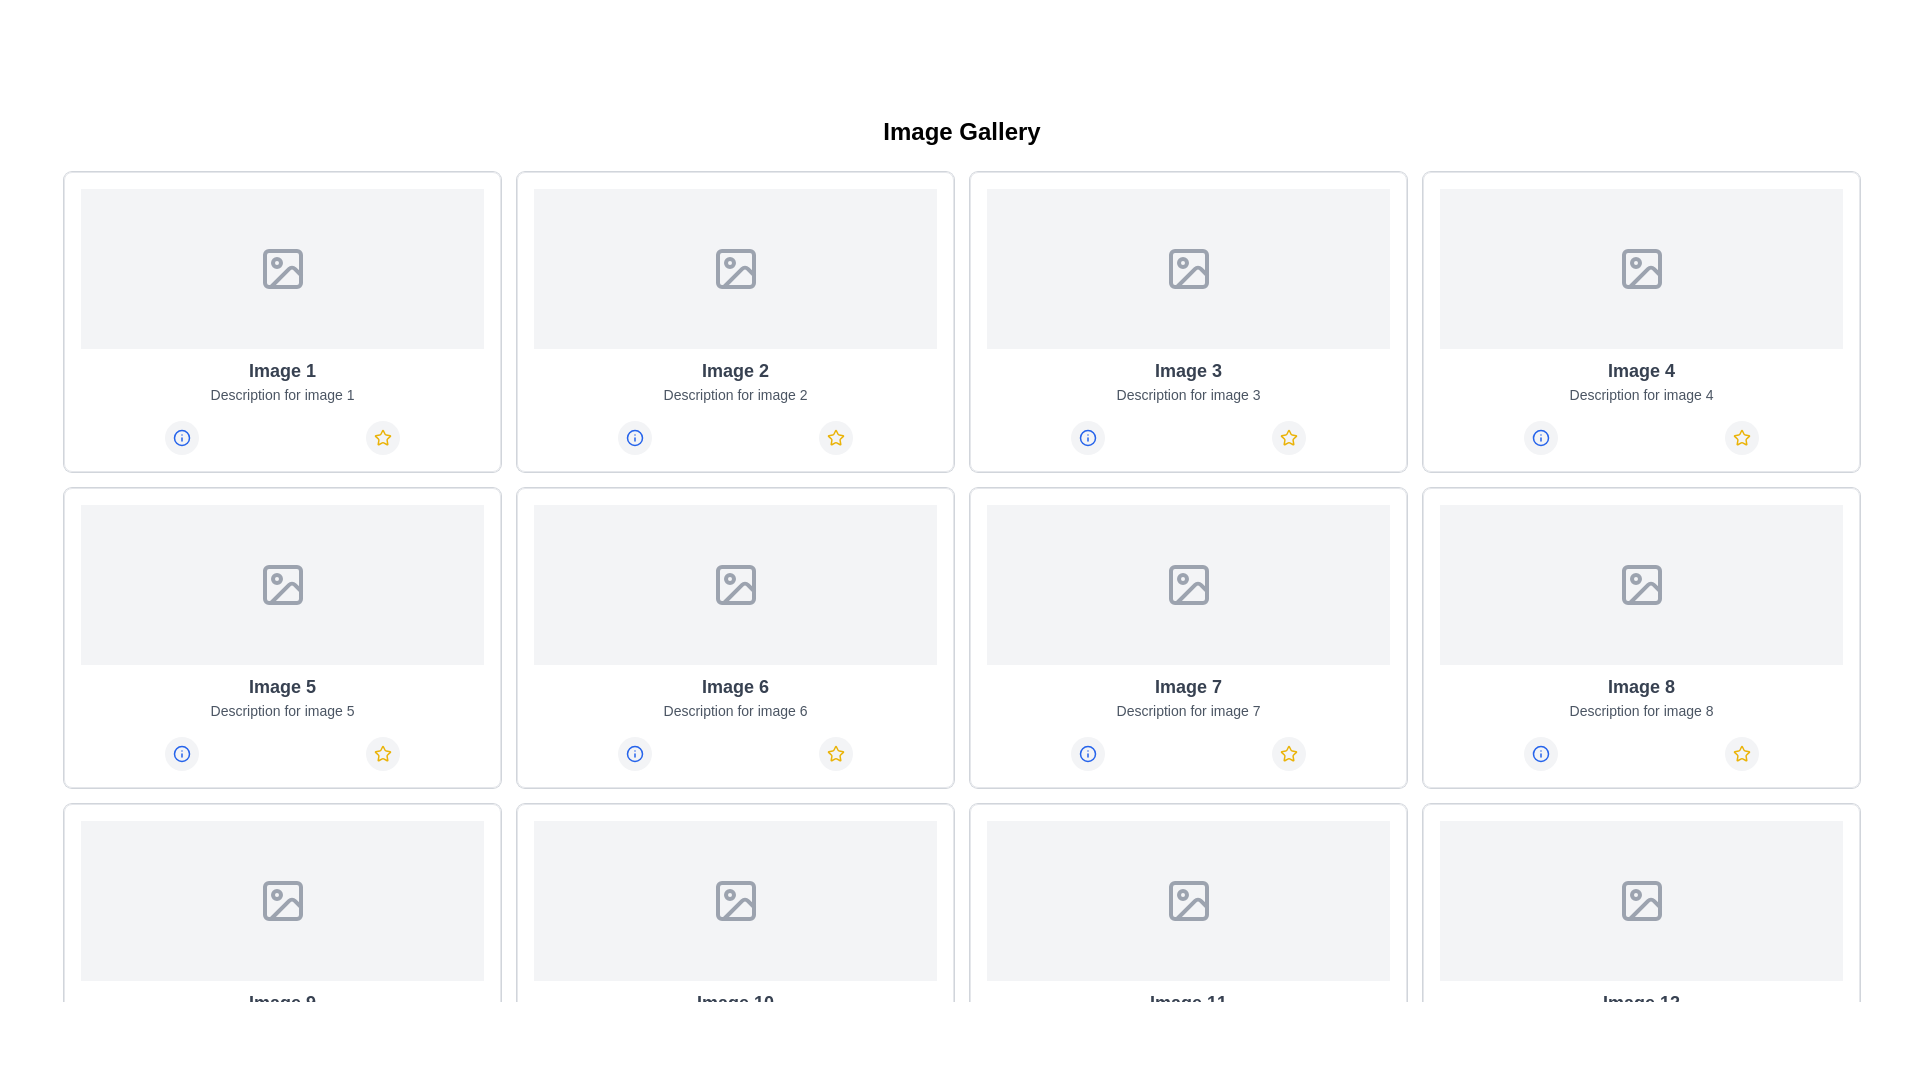 The height and width of the screenshot is (1080, 1920). I want to click on the star-shaped icon inside the circular button, so click(1741, 437).